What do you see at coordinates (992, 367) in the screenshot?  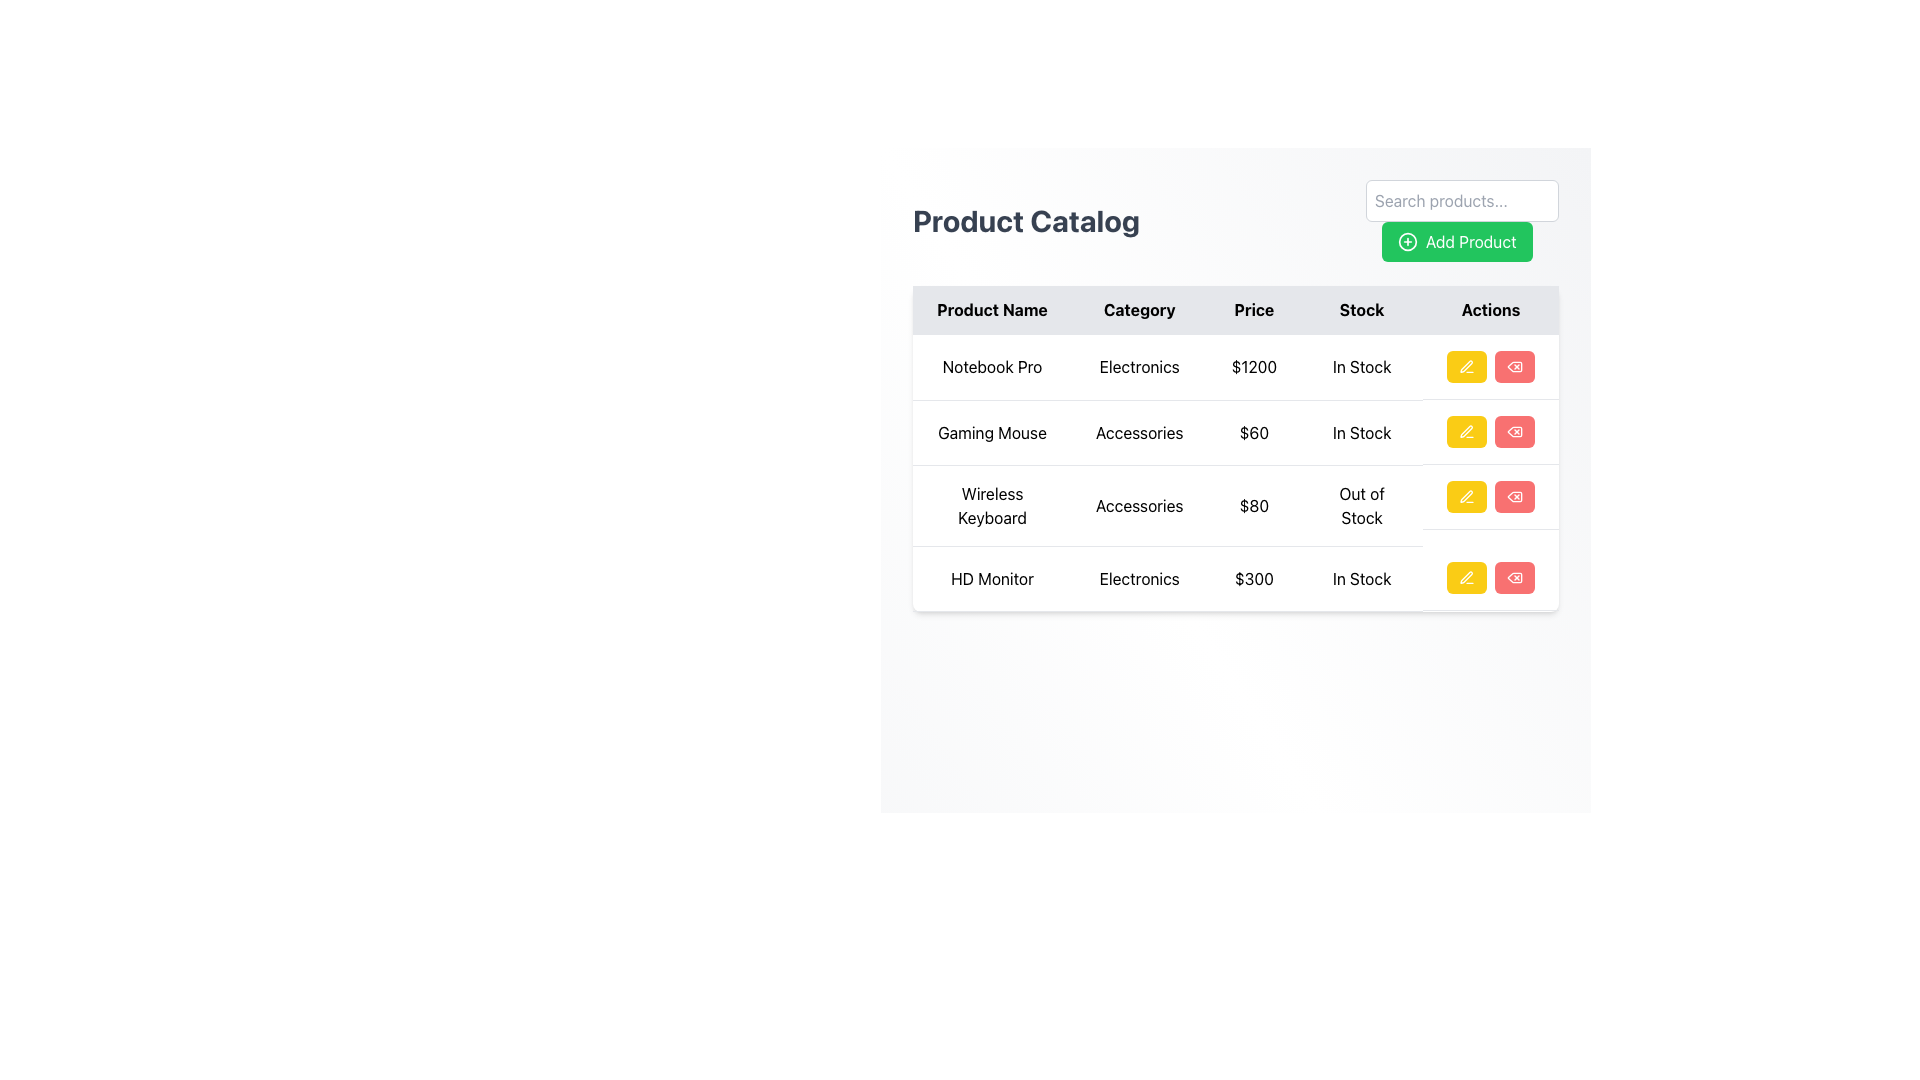 I see `information displayed in the 'Notebook Pro' text label located in the first row of the 'Product Catalog' table under the 'Product Name' column` at bounding box center [992, 367].